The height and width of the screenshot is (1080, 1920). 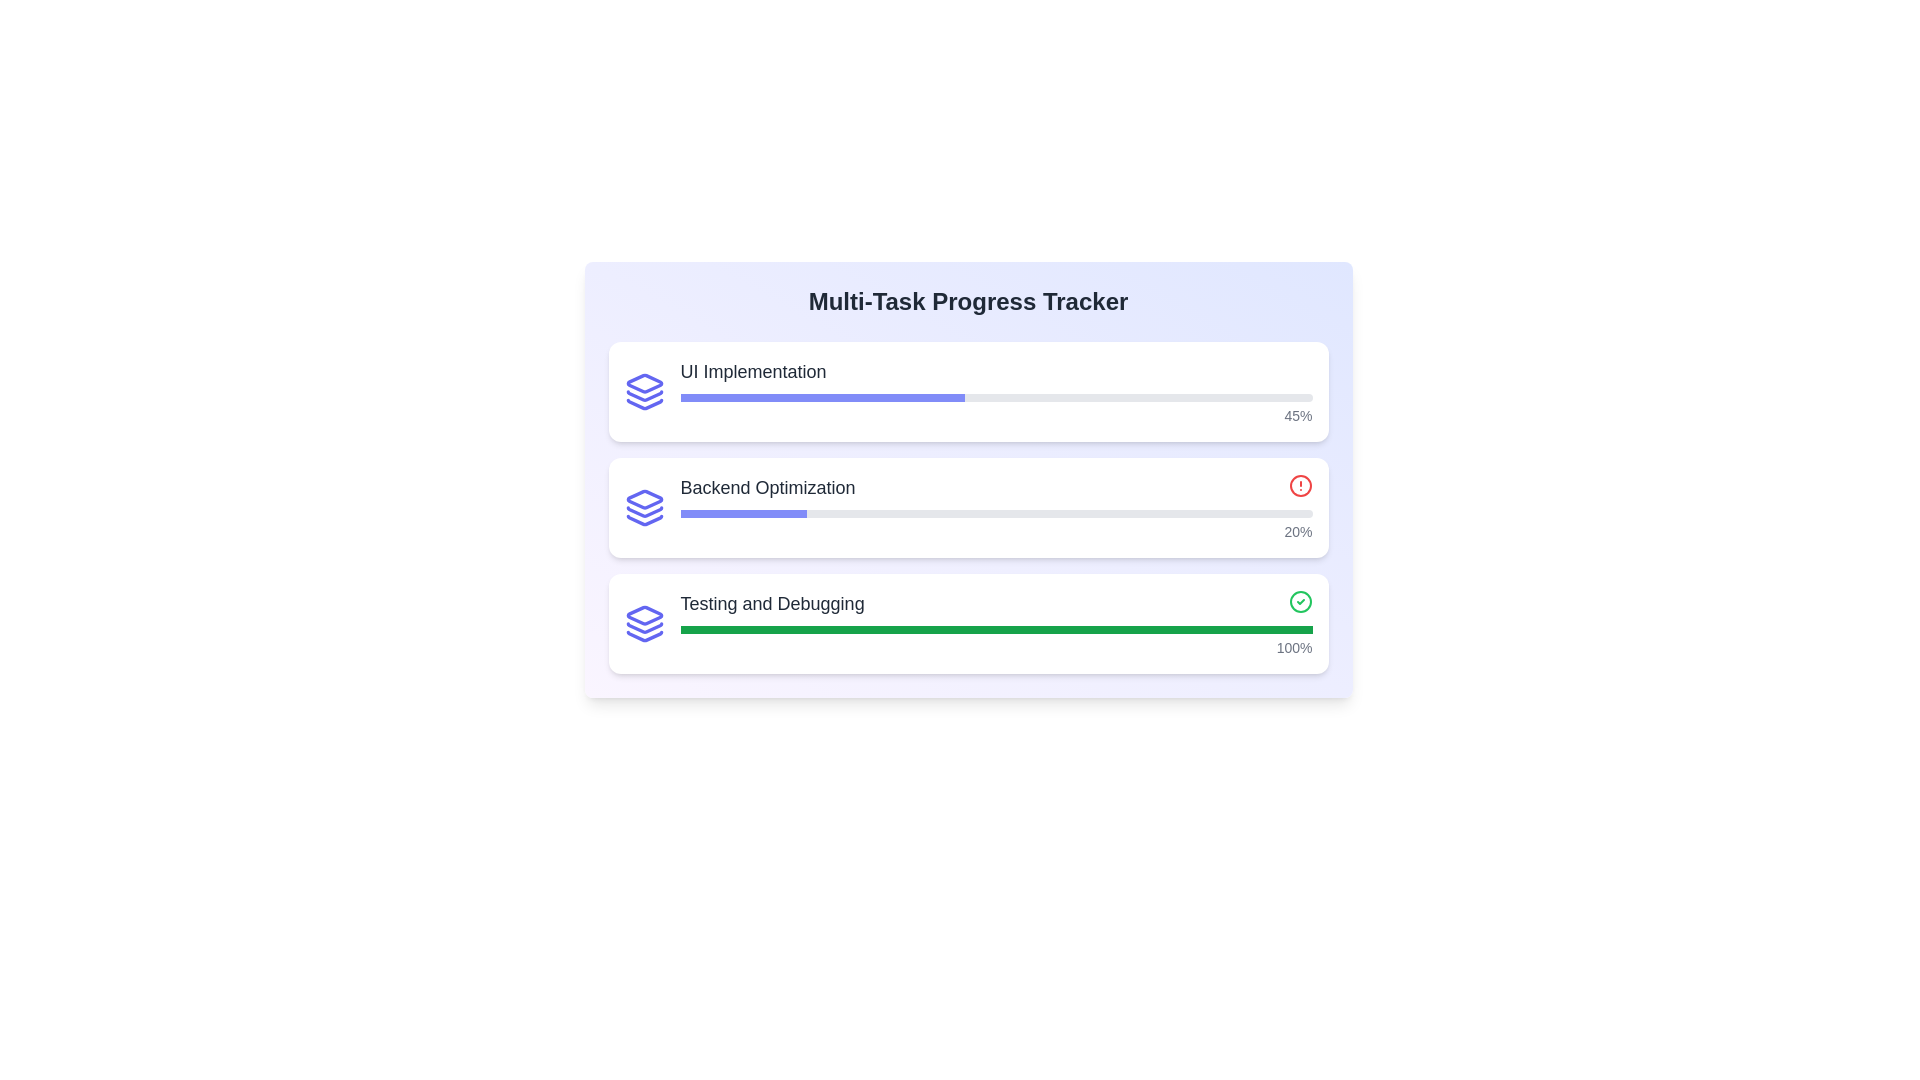 What do you see at coordinates (996, 524) in the screenshot?
I see `progress value from the second progress bar labeled 'Backend Optimization', which visually represents the task's progress` at bounding box center [996, 524].